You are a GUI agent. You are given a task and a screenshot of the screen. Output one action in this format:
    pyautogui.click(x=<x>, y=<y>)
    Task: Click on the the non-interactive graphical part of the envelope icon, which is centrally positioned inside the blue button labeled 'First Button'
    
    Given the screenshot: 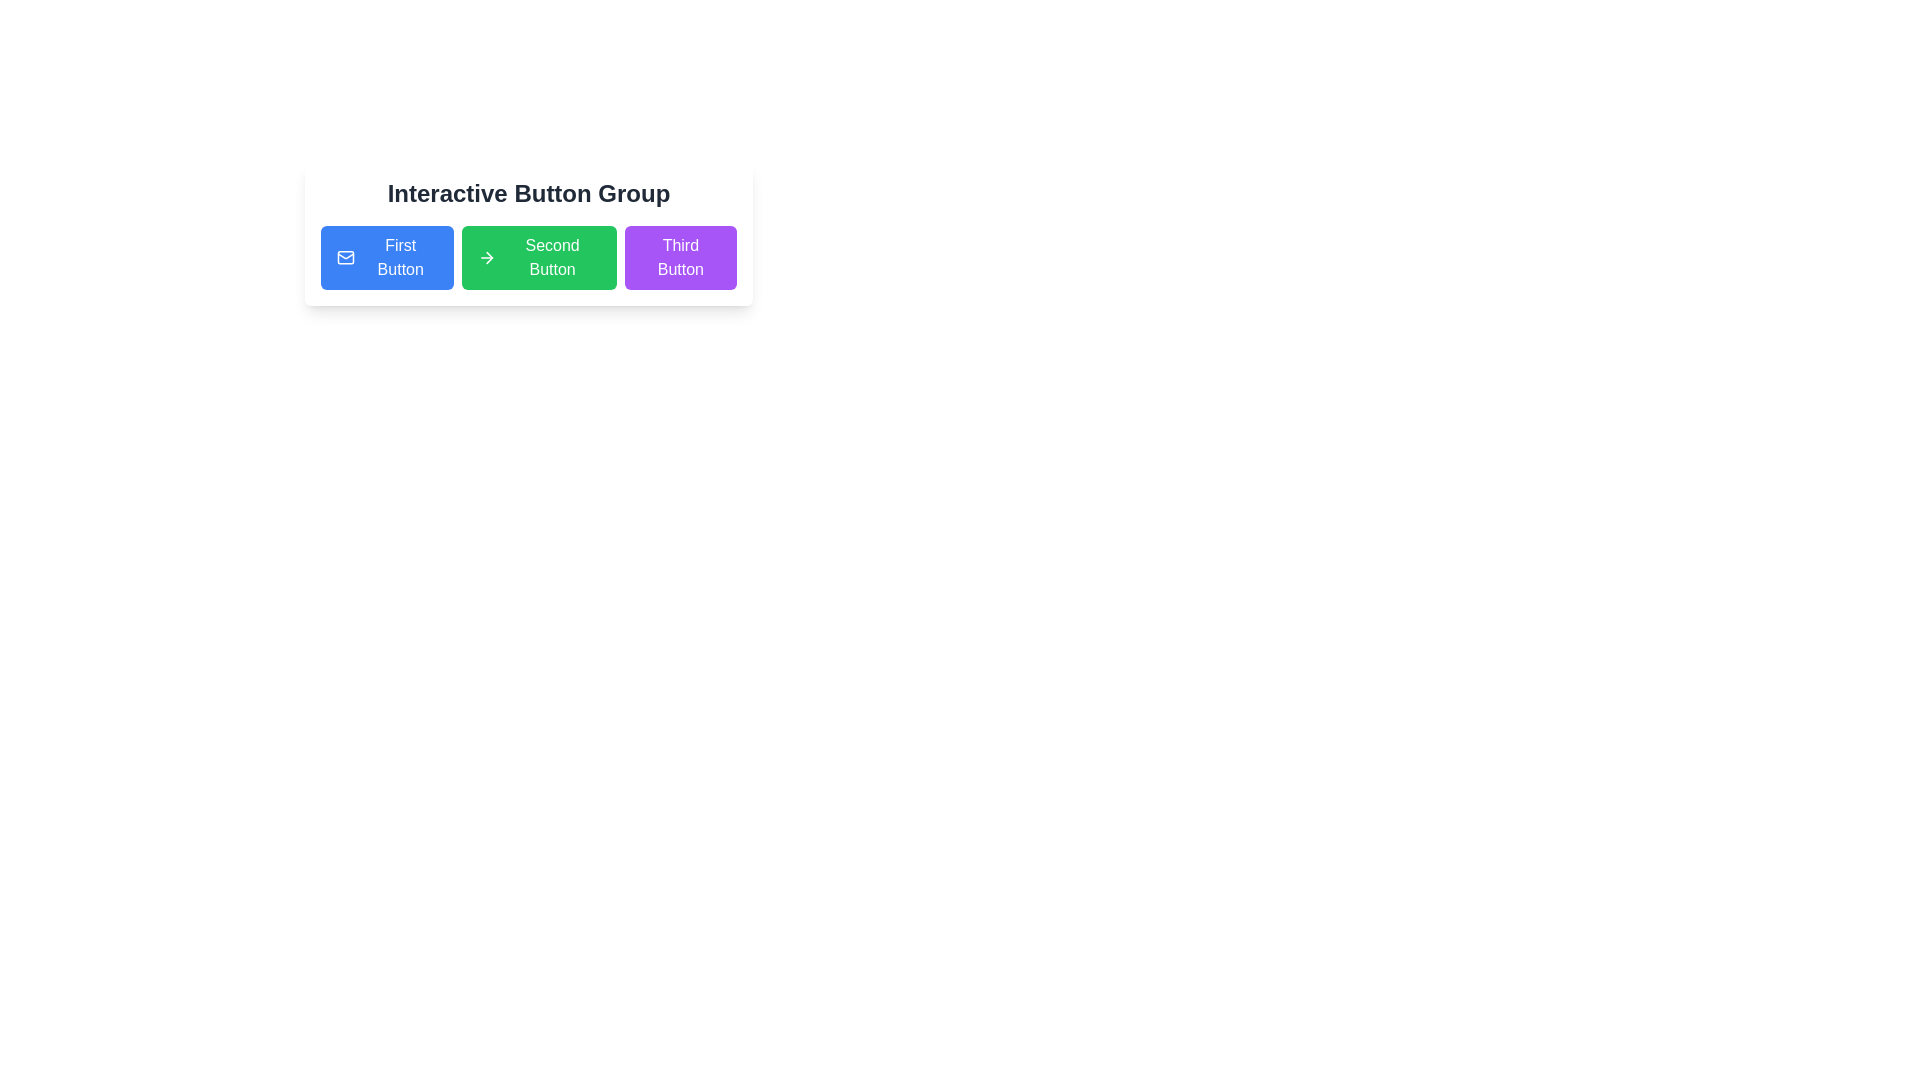 What is the action you would take?
    pyautogui.click(x=346, y=257)
    